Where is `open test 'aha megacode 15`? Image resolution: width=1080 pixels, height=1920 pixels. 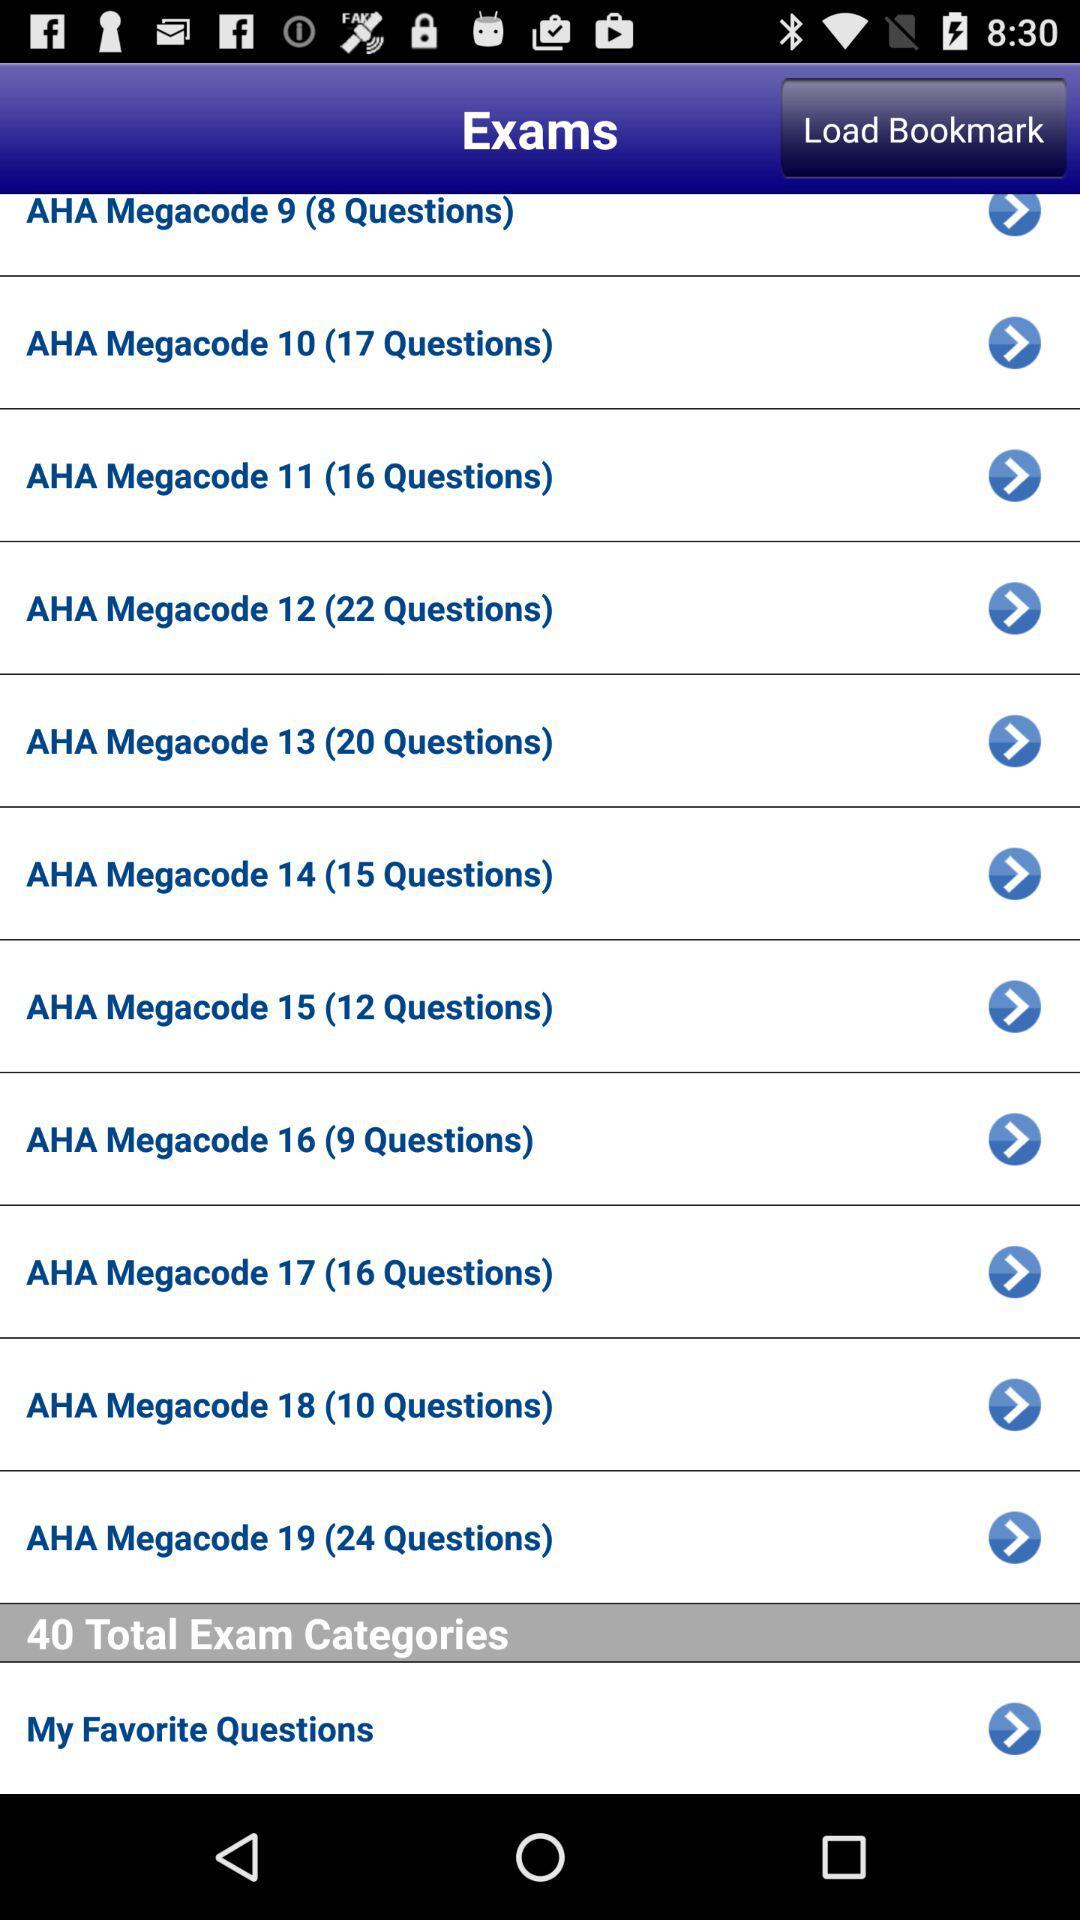
open test 'aha megacode 15 is located at coordinates (1014, 1006).